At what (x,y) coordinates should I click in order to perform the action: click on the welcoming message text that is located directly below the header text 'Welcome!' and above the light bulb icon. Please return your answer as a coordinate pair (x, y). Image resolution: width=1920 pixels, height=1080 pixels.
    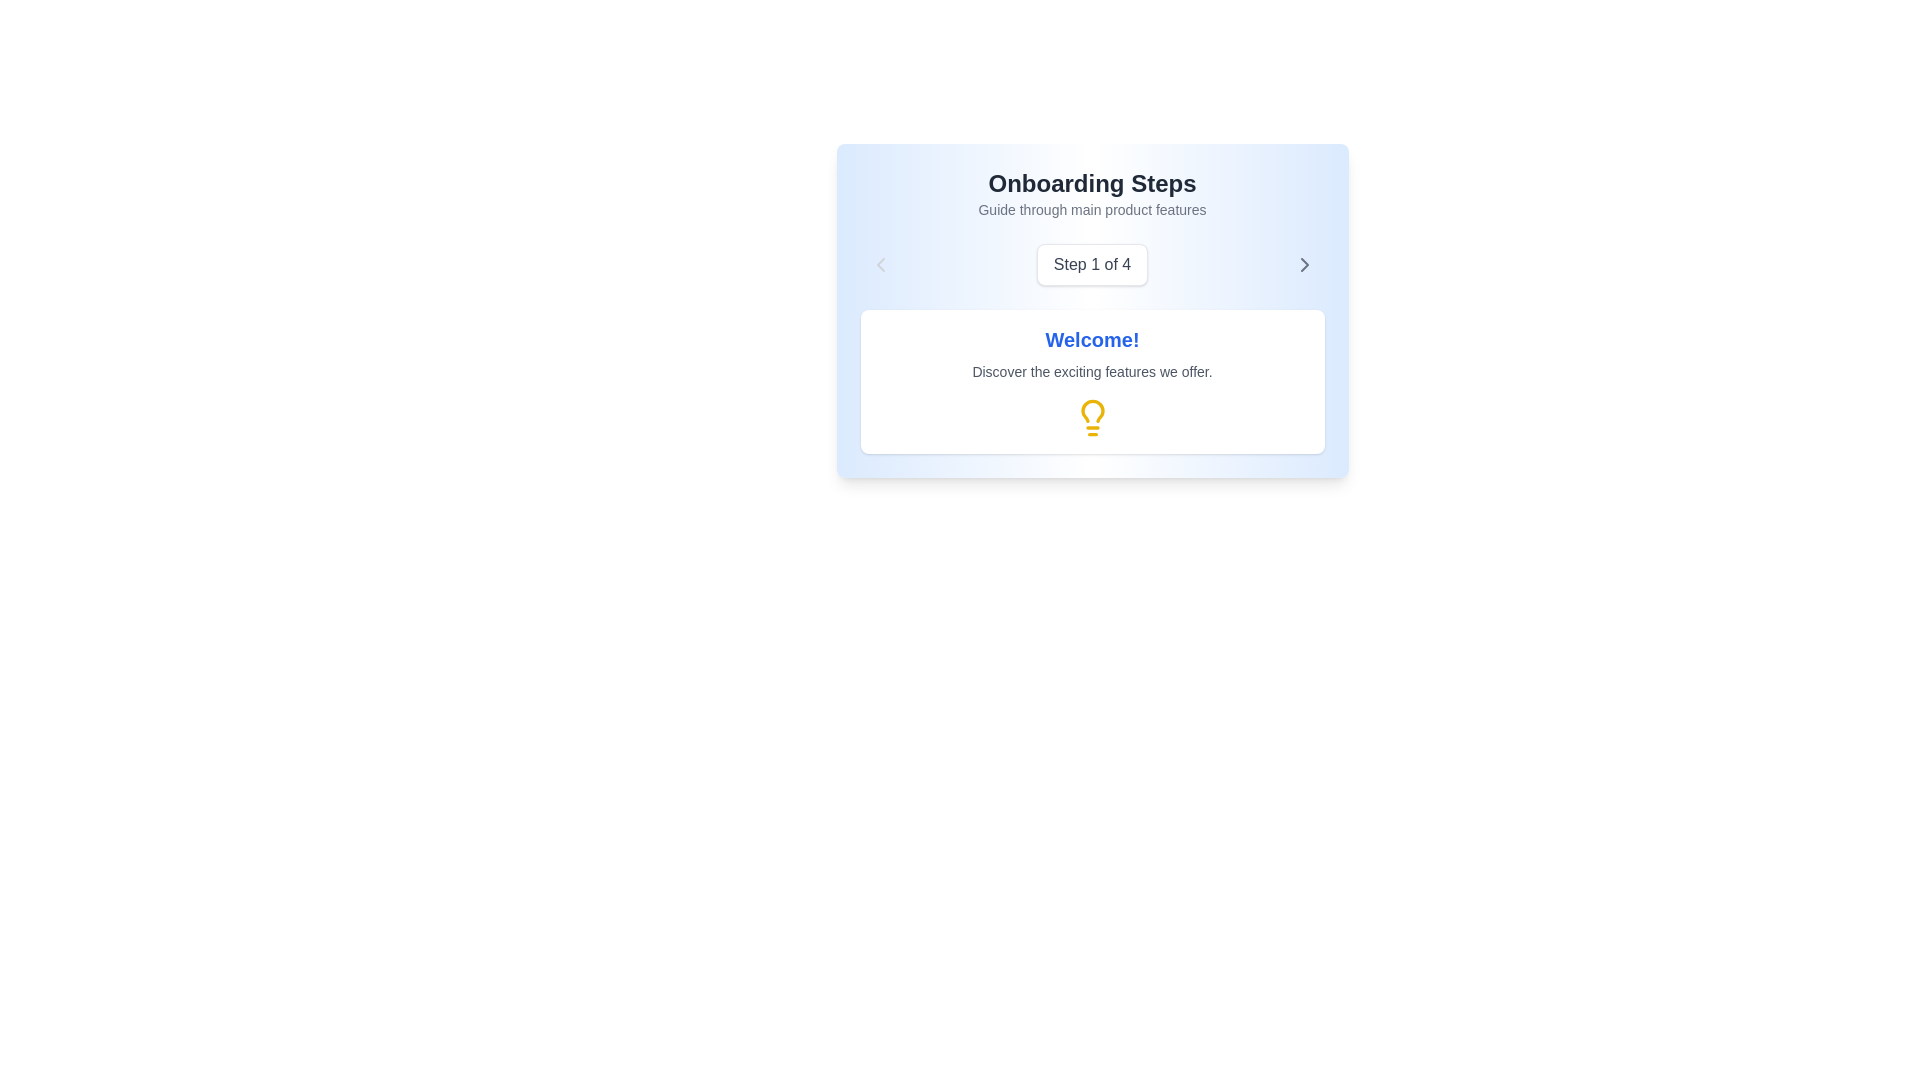
    Looking at the image, I should click on (1091, 371).